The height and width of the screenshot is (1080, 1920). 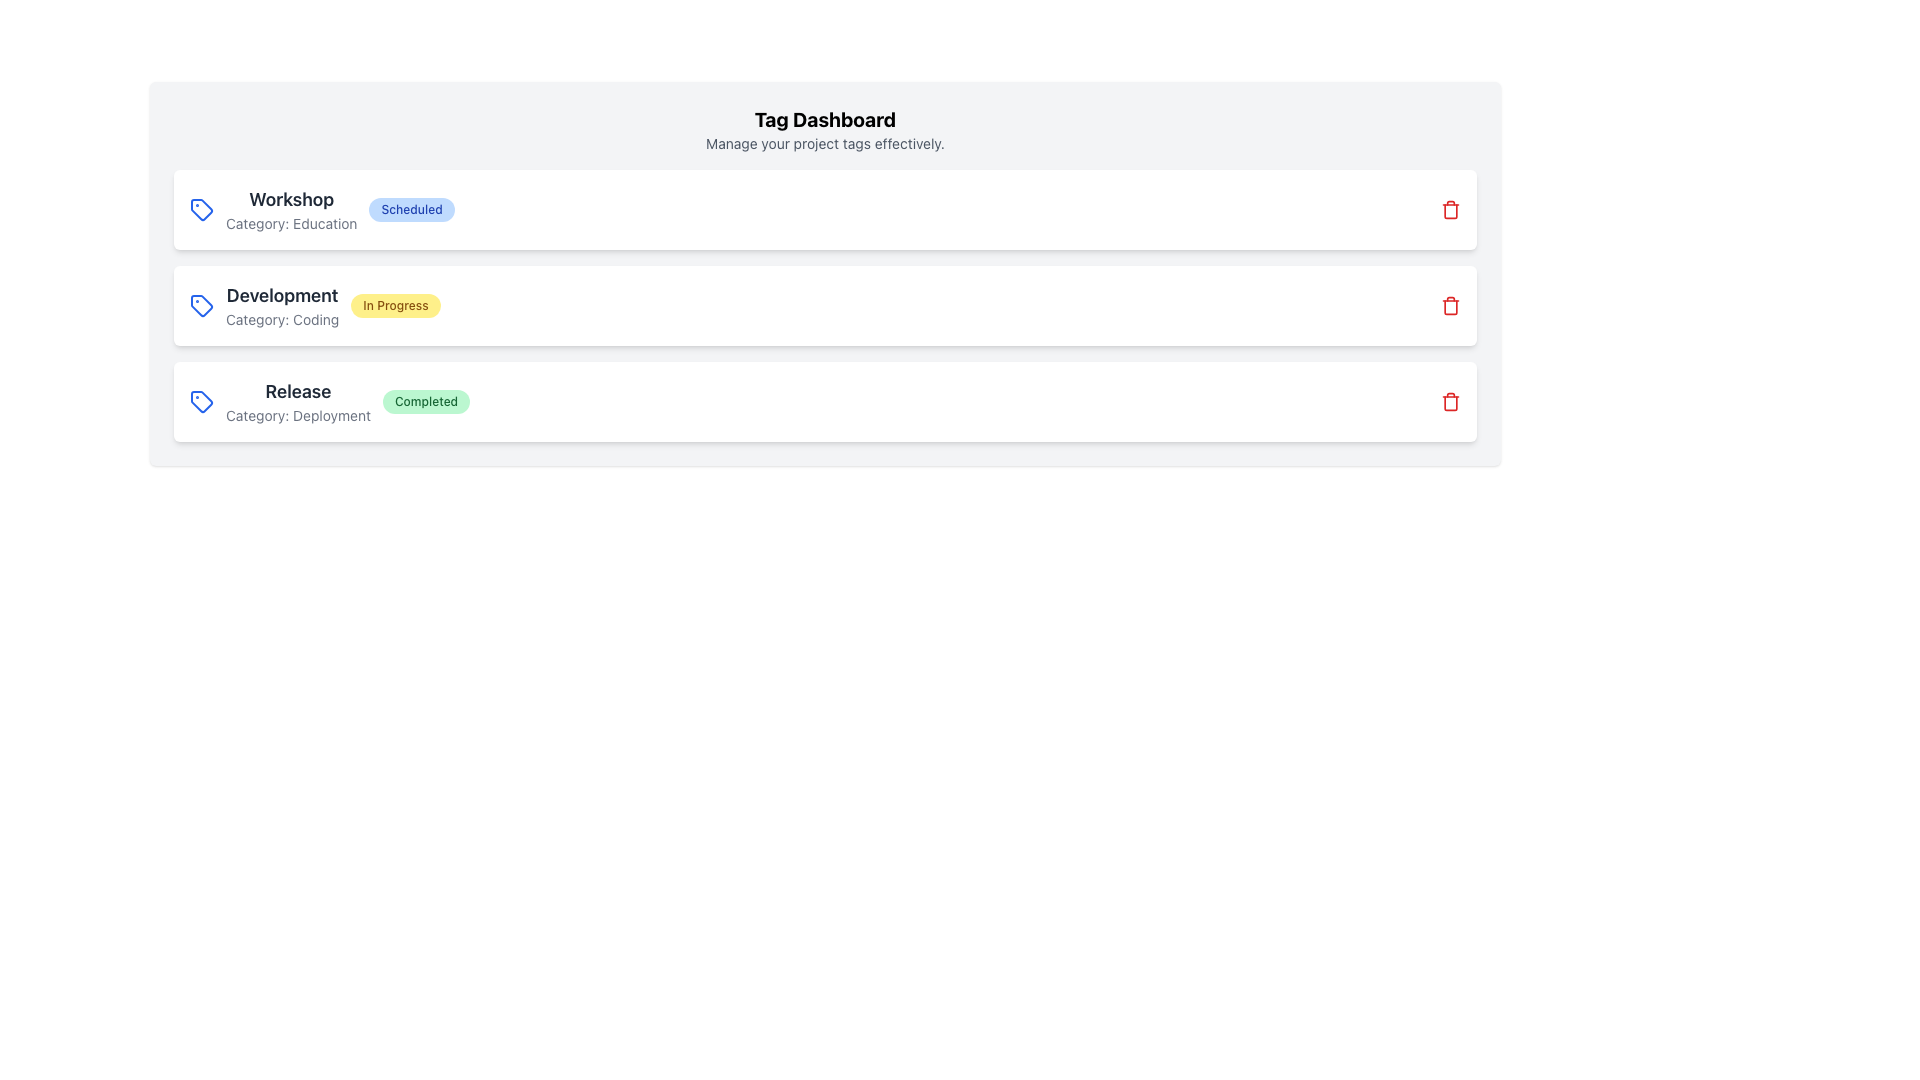 I want to click on the 'Completed' badge with a green background located on the far right side within the 'Release' section of the vertical list, so click(x=425, y=401).